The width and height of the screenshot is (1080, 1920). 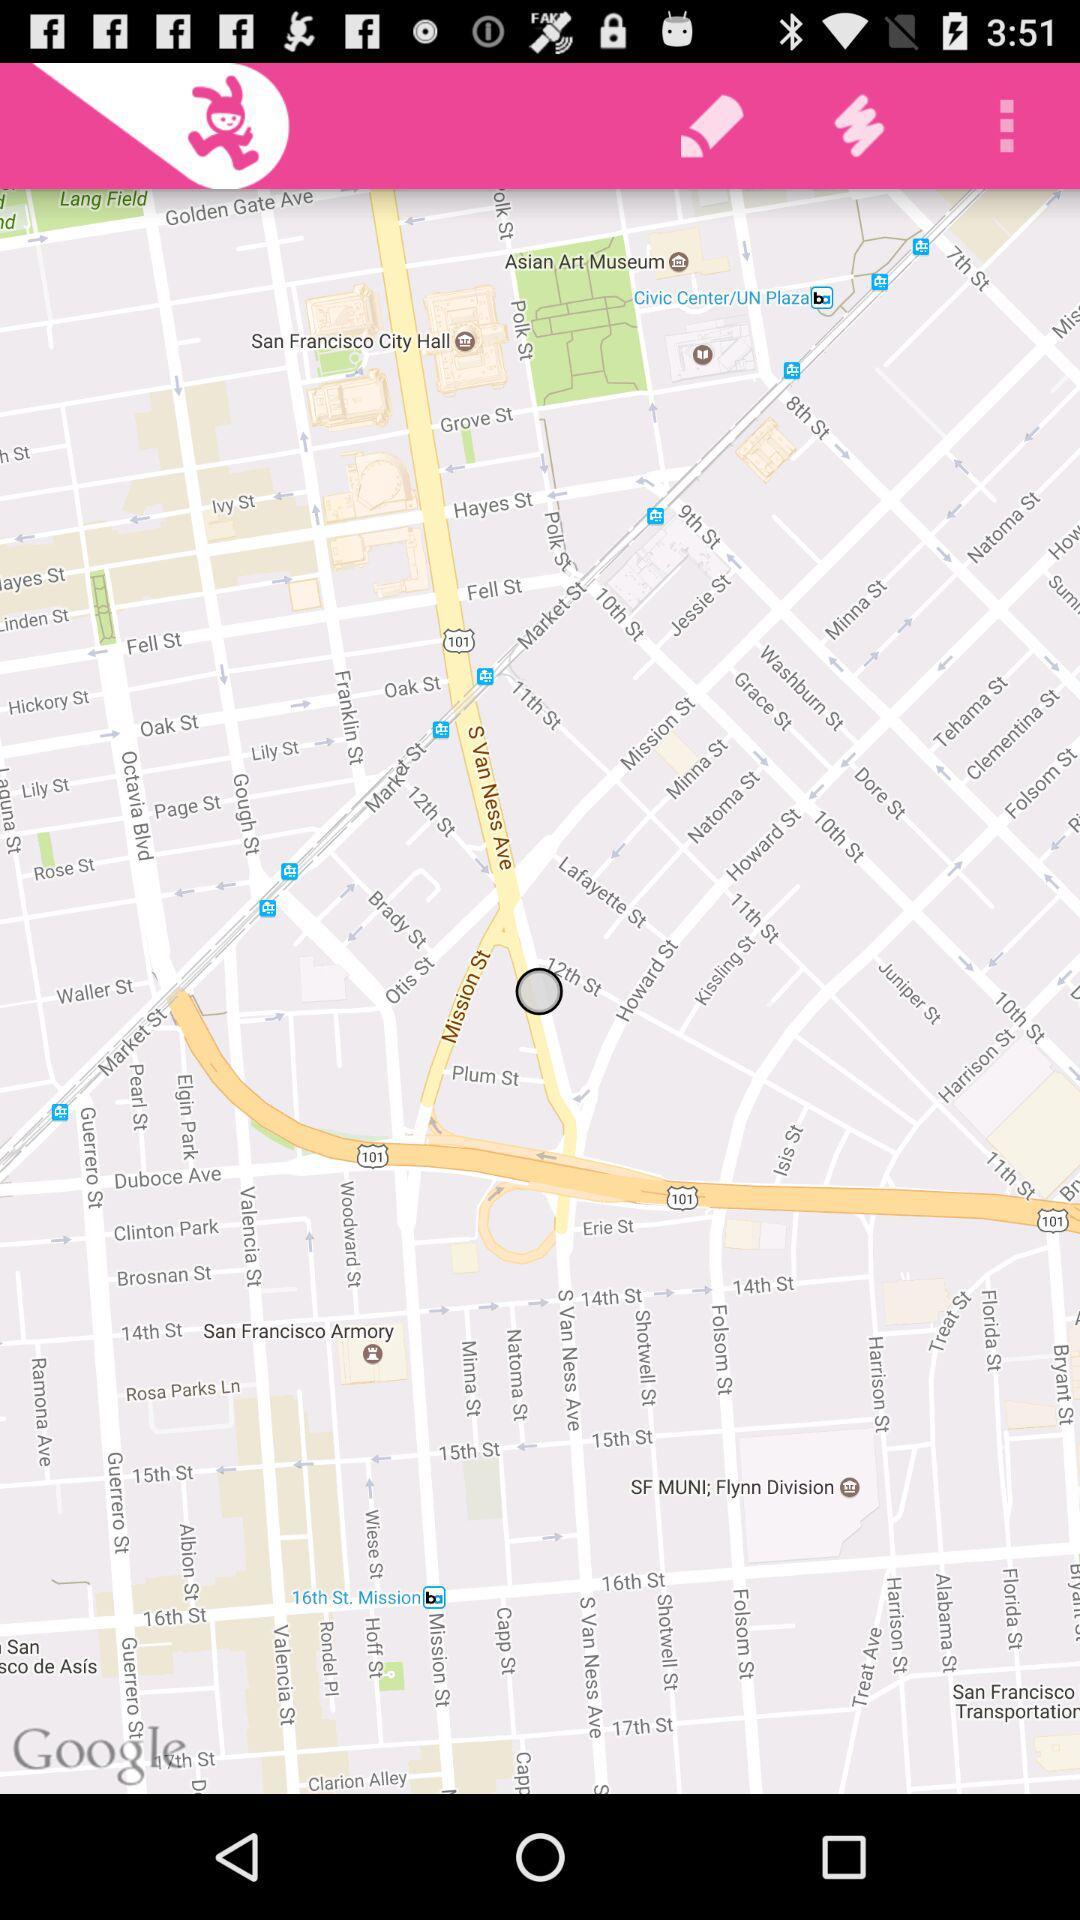 I want to click on the icon at the top, so click(x=711, y=124).